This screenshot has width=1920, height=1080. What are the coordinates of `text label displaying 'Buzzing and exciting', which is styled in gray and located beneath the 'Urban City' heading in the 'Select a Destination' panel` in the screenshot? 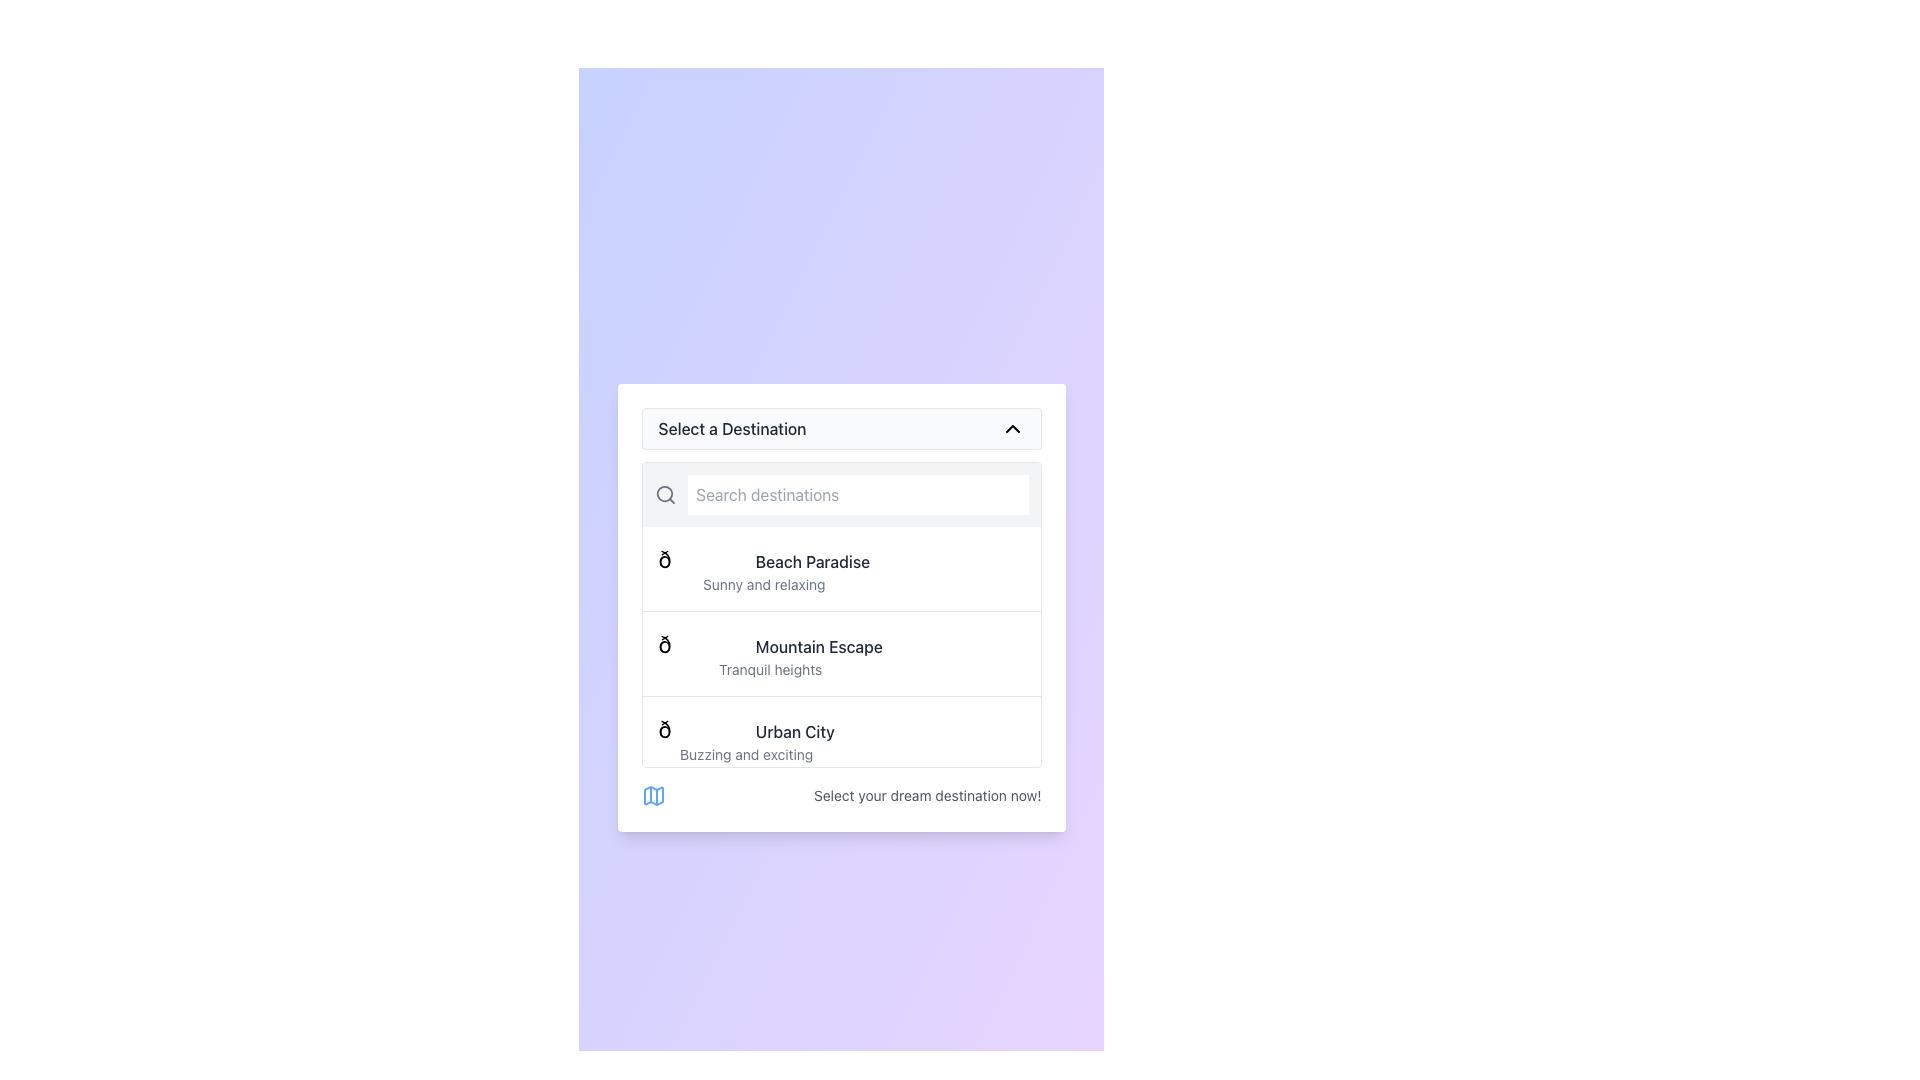 It's located at (745, 755).